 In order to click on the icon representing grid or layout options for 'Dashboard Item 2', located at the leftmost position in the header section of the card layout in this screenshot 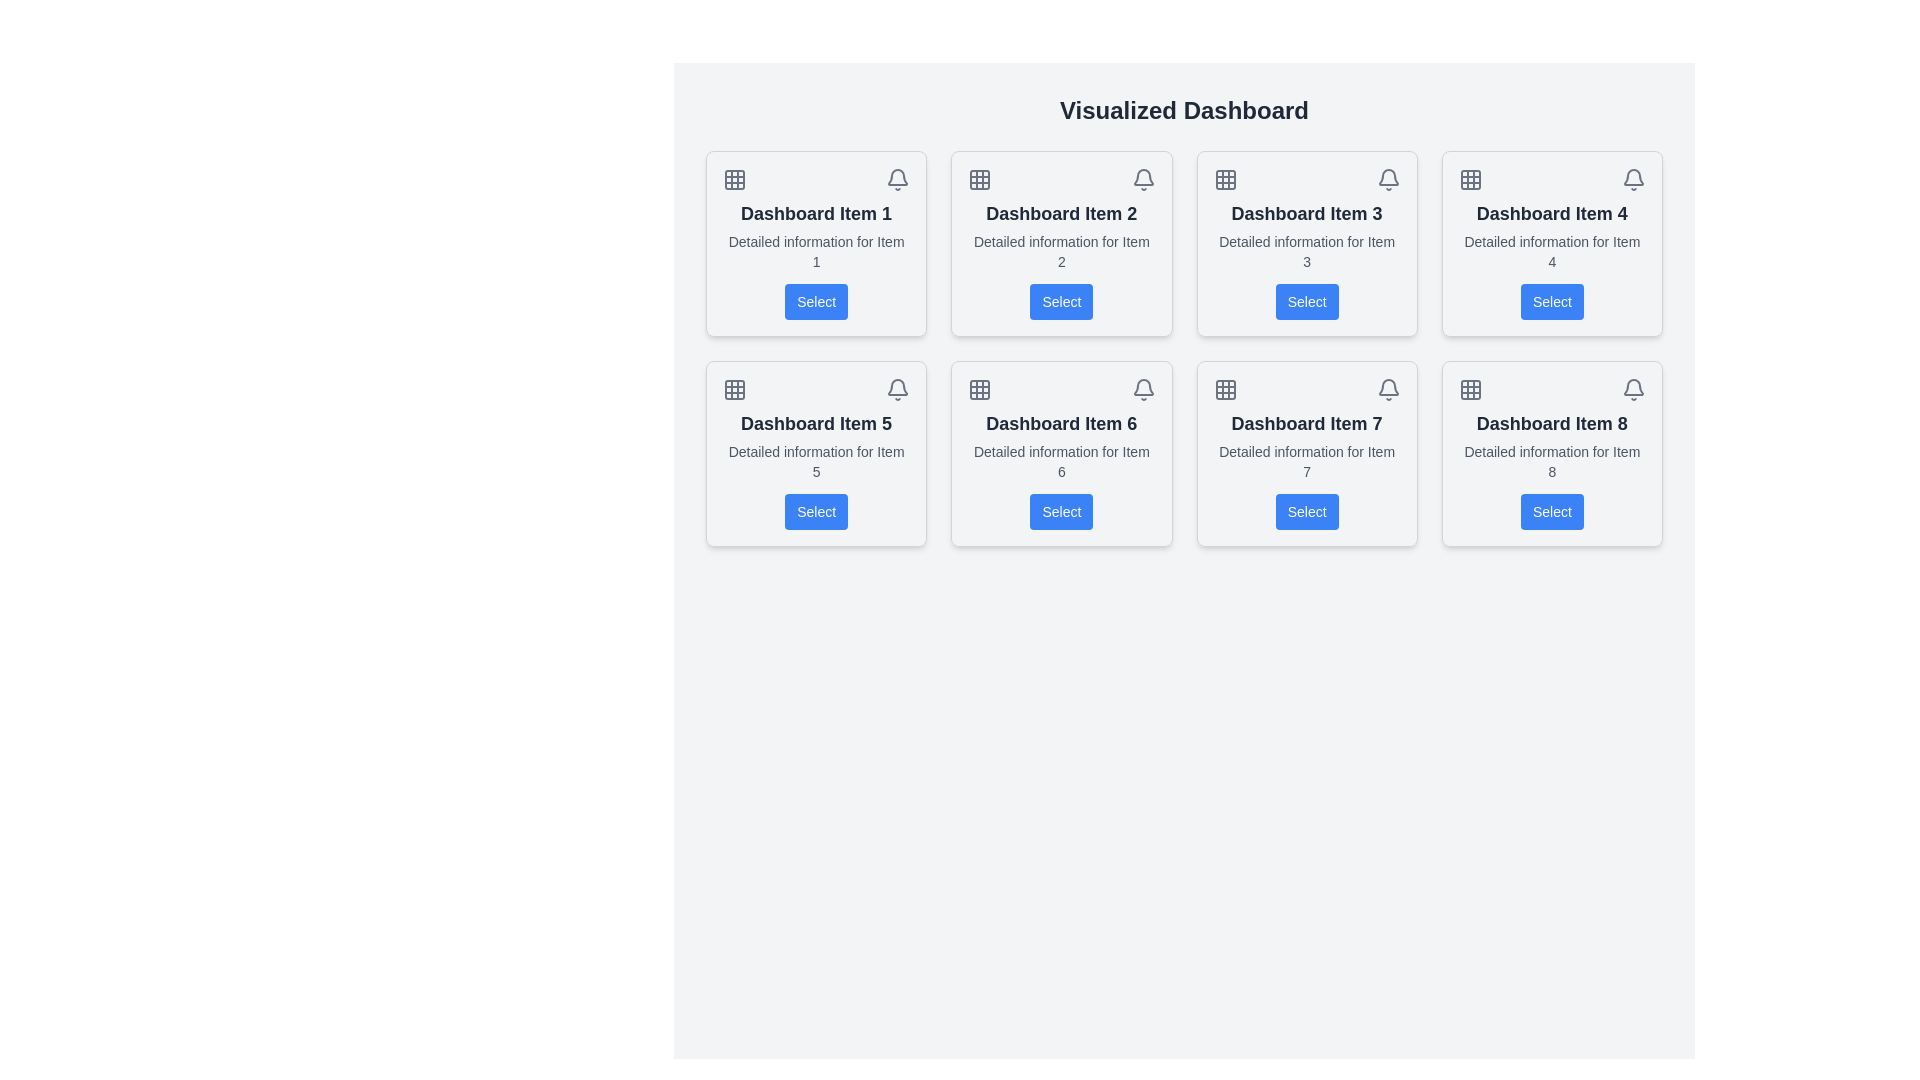, I will do `click(980, 180)`.